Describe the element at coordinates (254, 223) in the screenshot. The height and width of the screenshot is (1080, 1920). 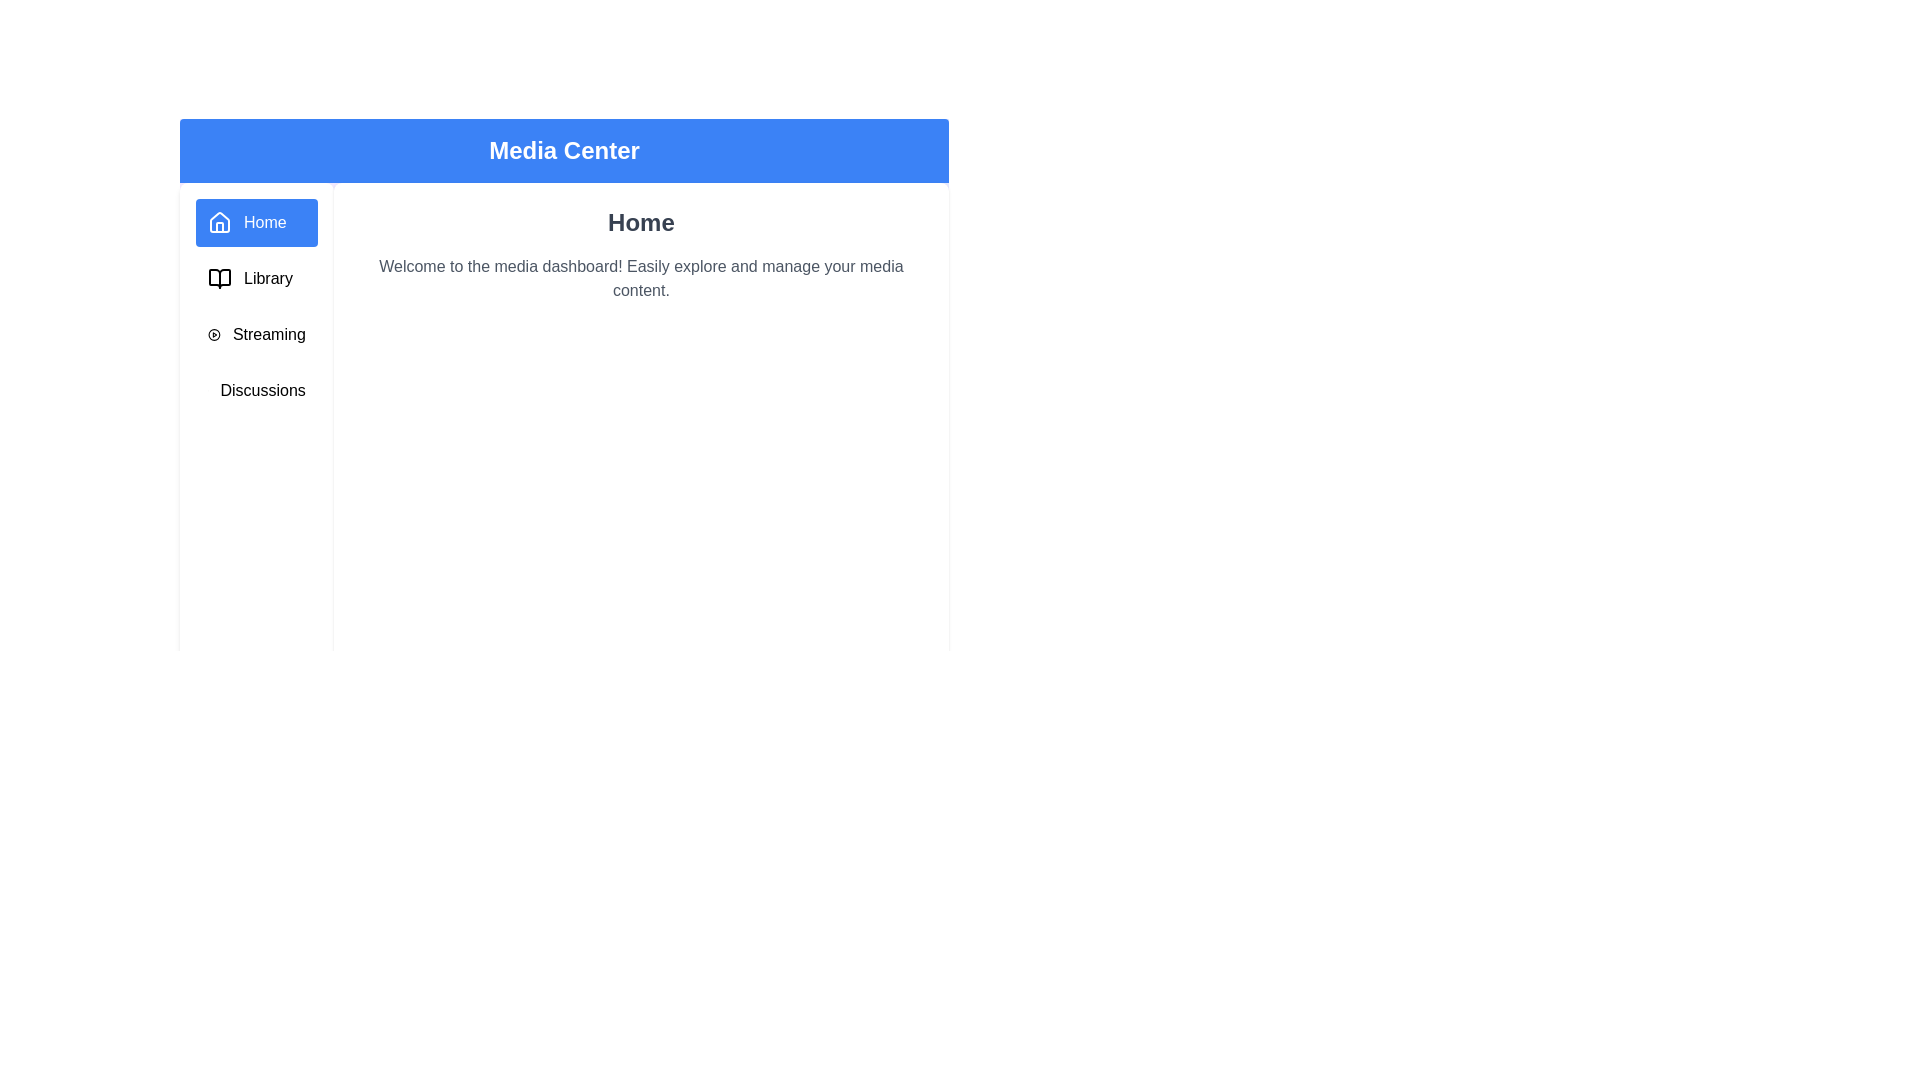
I see `the Home tab by clicking on its corresponding sidebar entry` at that location.